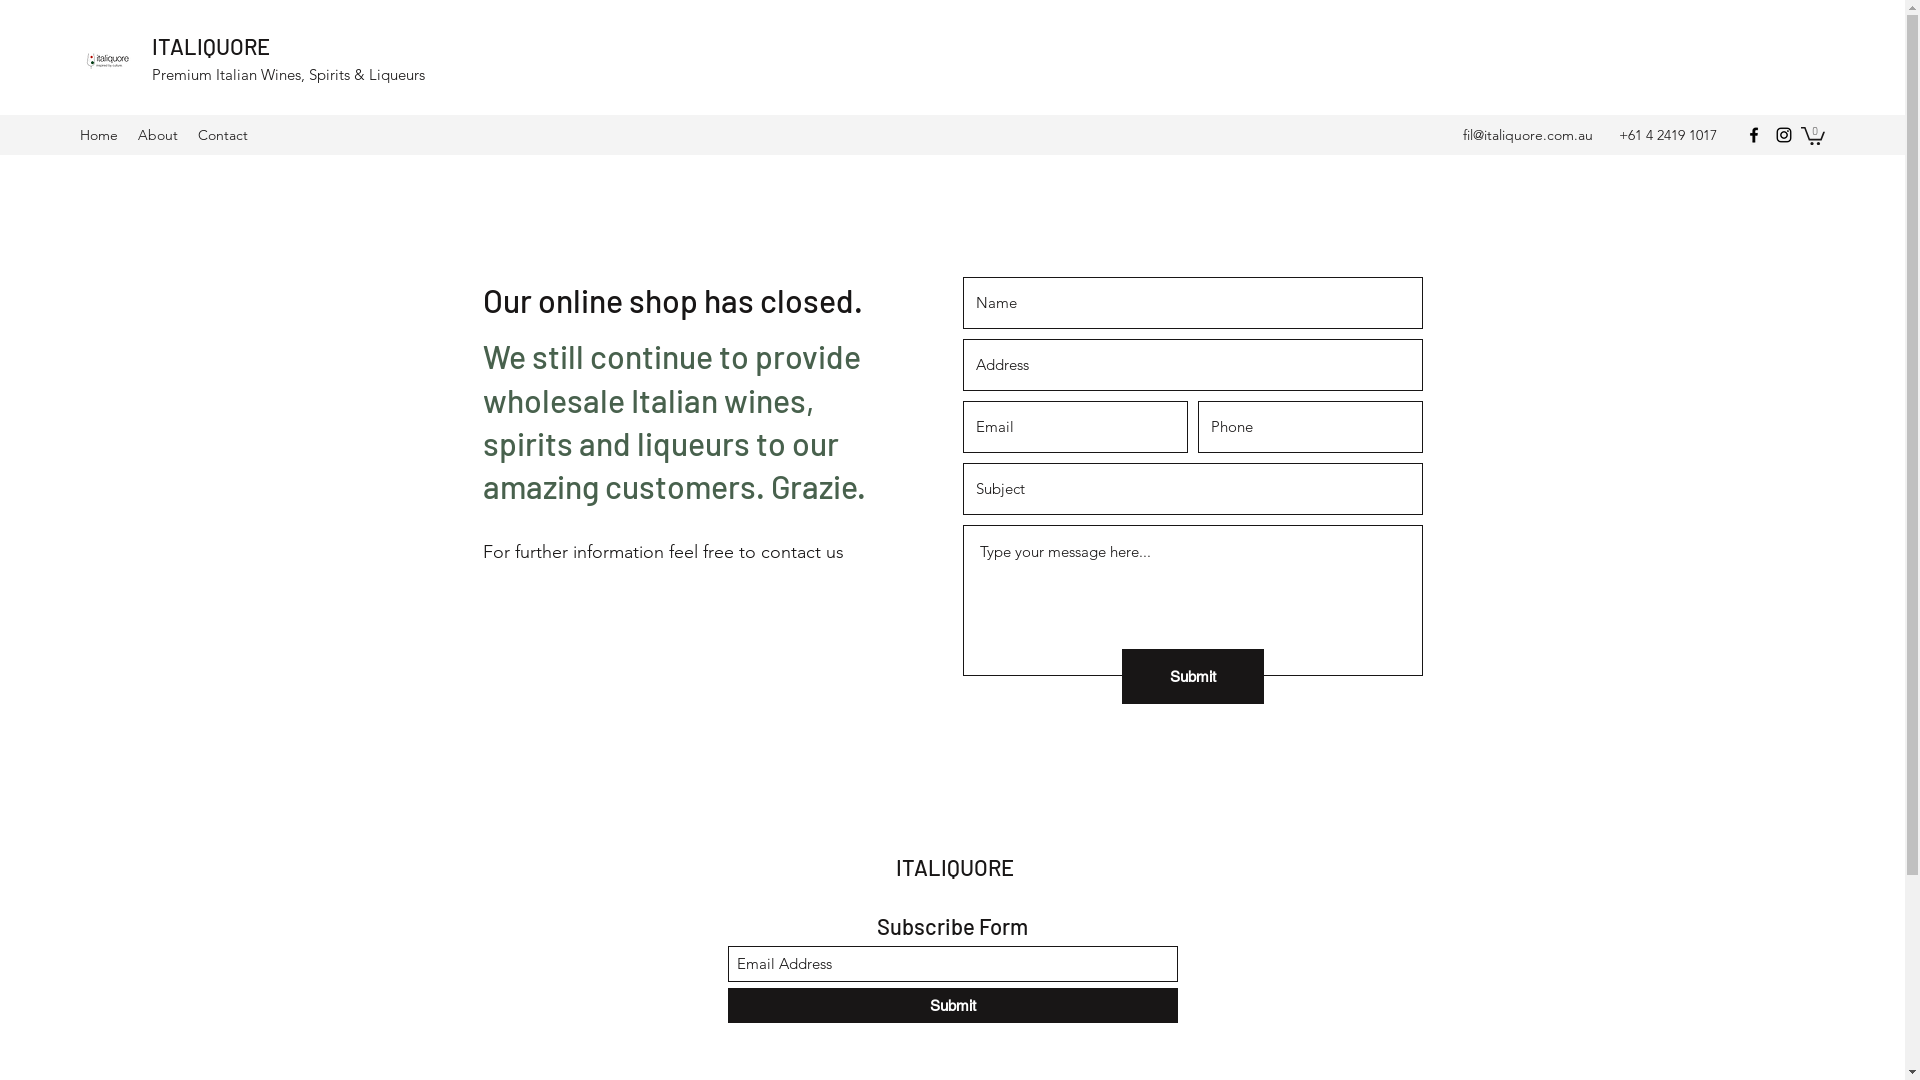 This screenshot has height=1080, width=1920. What do you see at coordinates (157, 135) in the screenshot?
I see `'About'` at bounding box center [157, 135].